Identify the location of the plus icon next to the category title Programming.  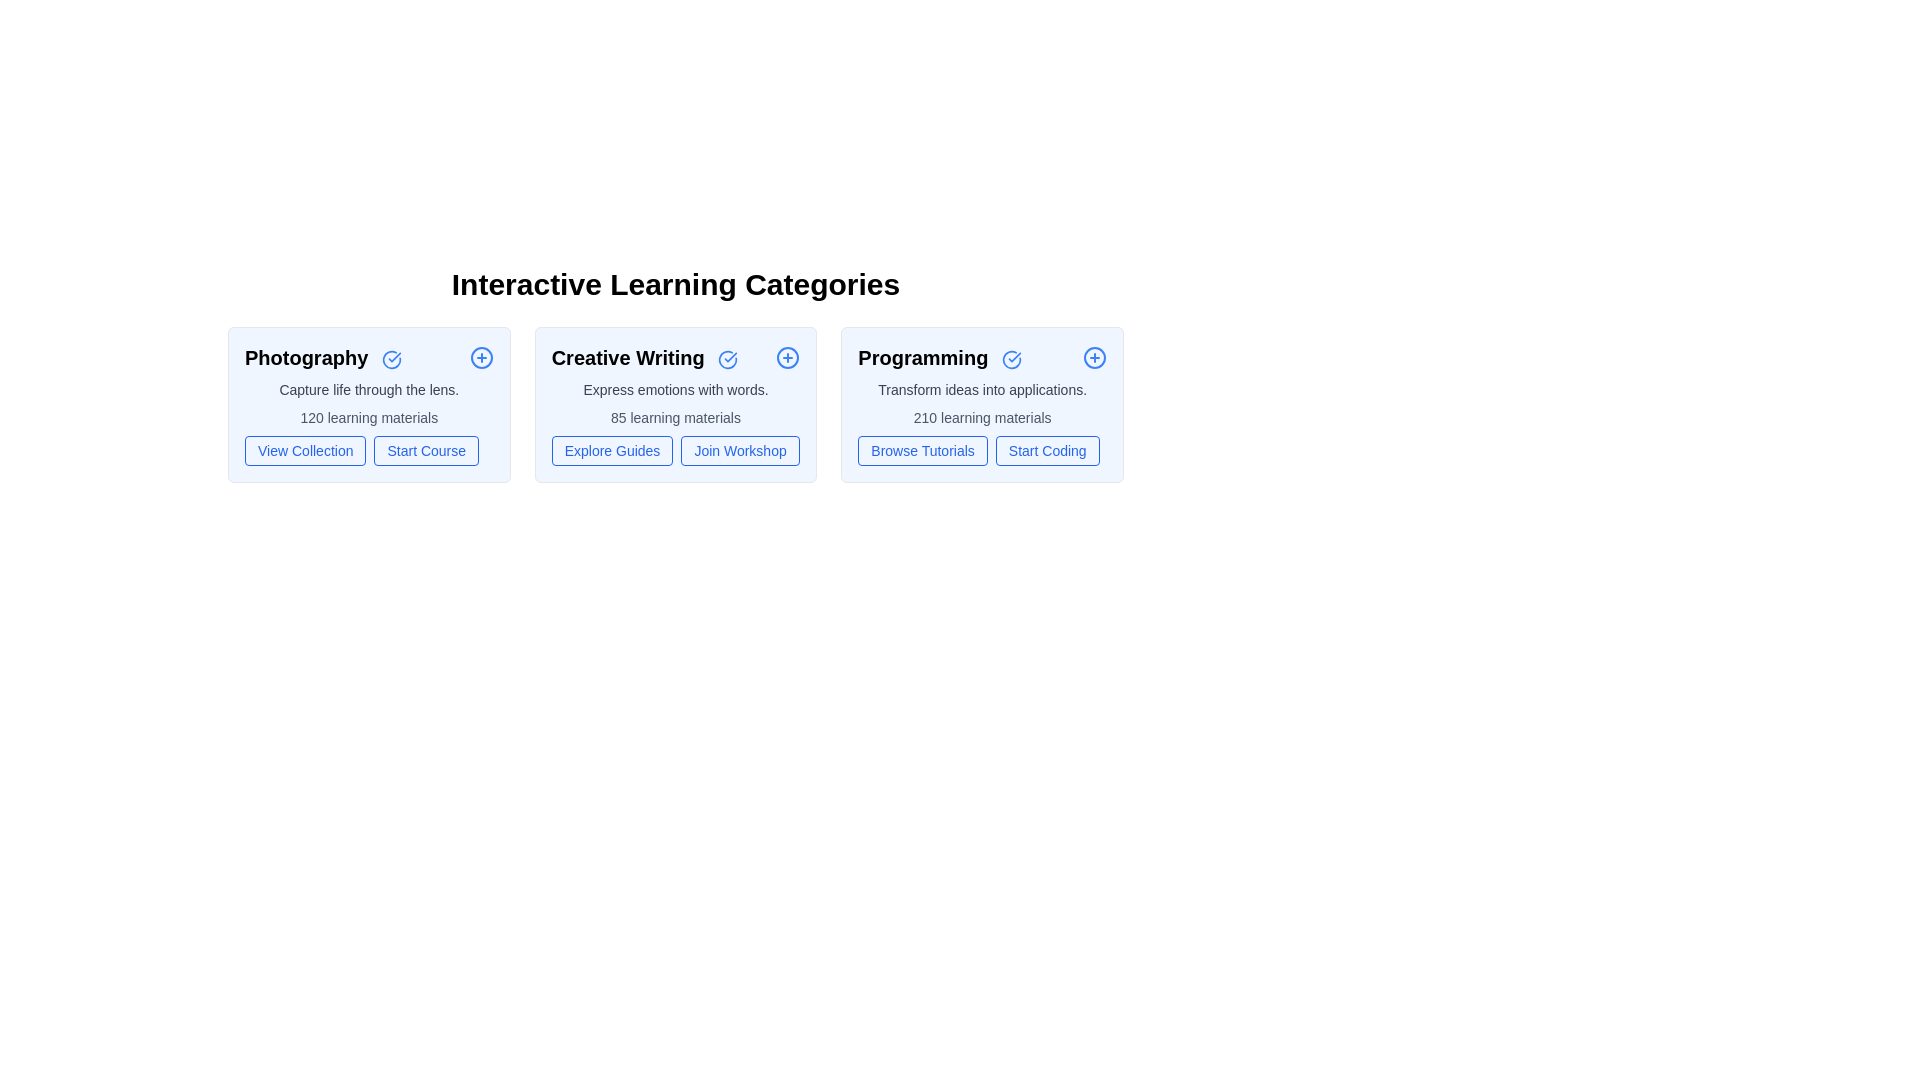
(1093, 357).